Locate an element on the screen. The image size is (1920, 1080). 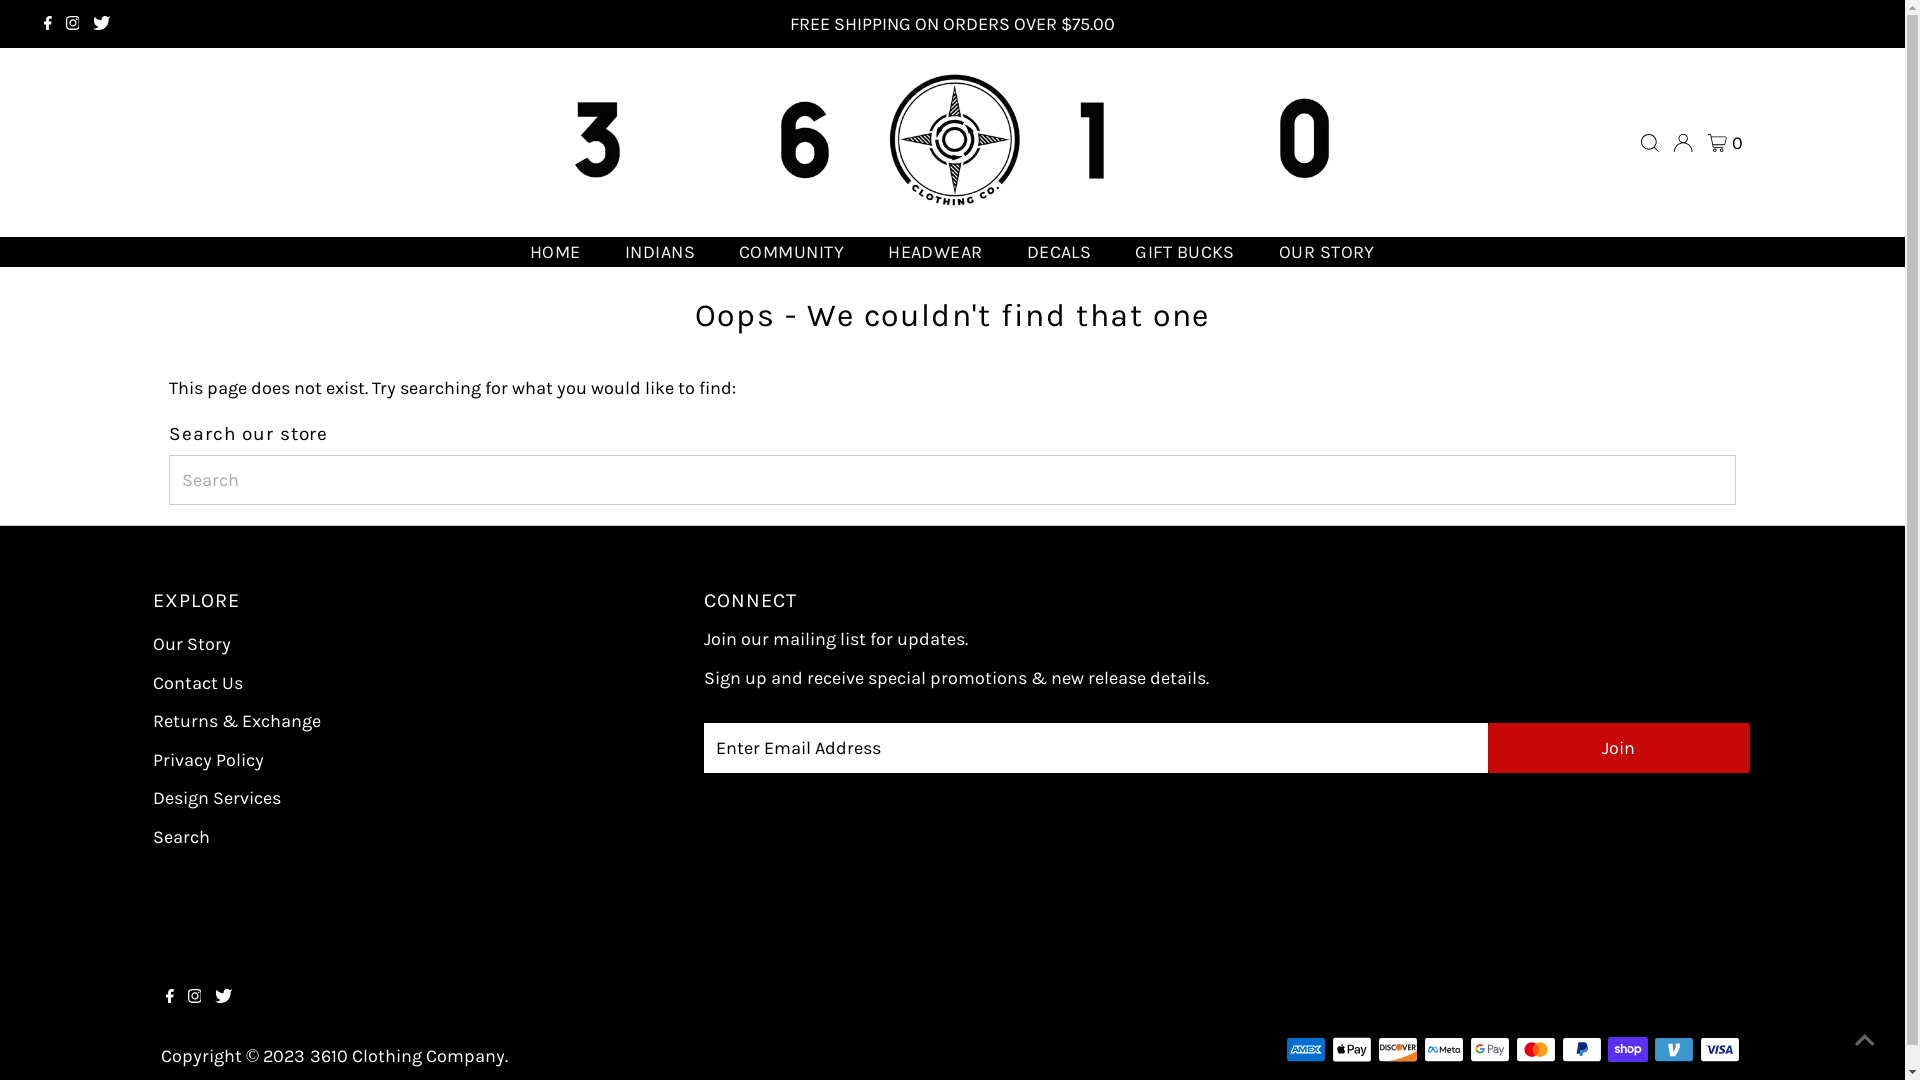
'Contact Us' is located at coordinates (196, 681).